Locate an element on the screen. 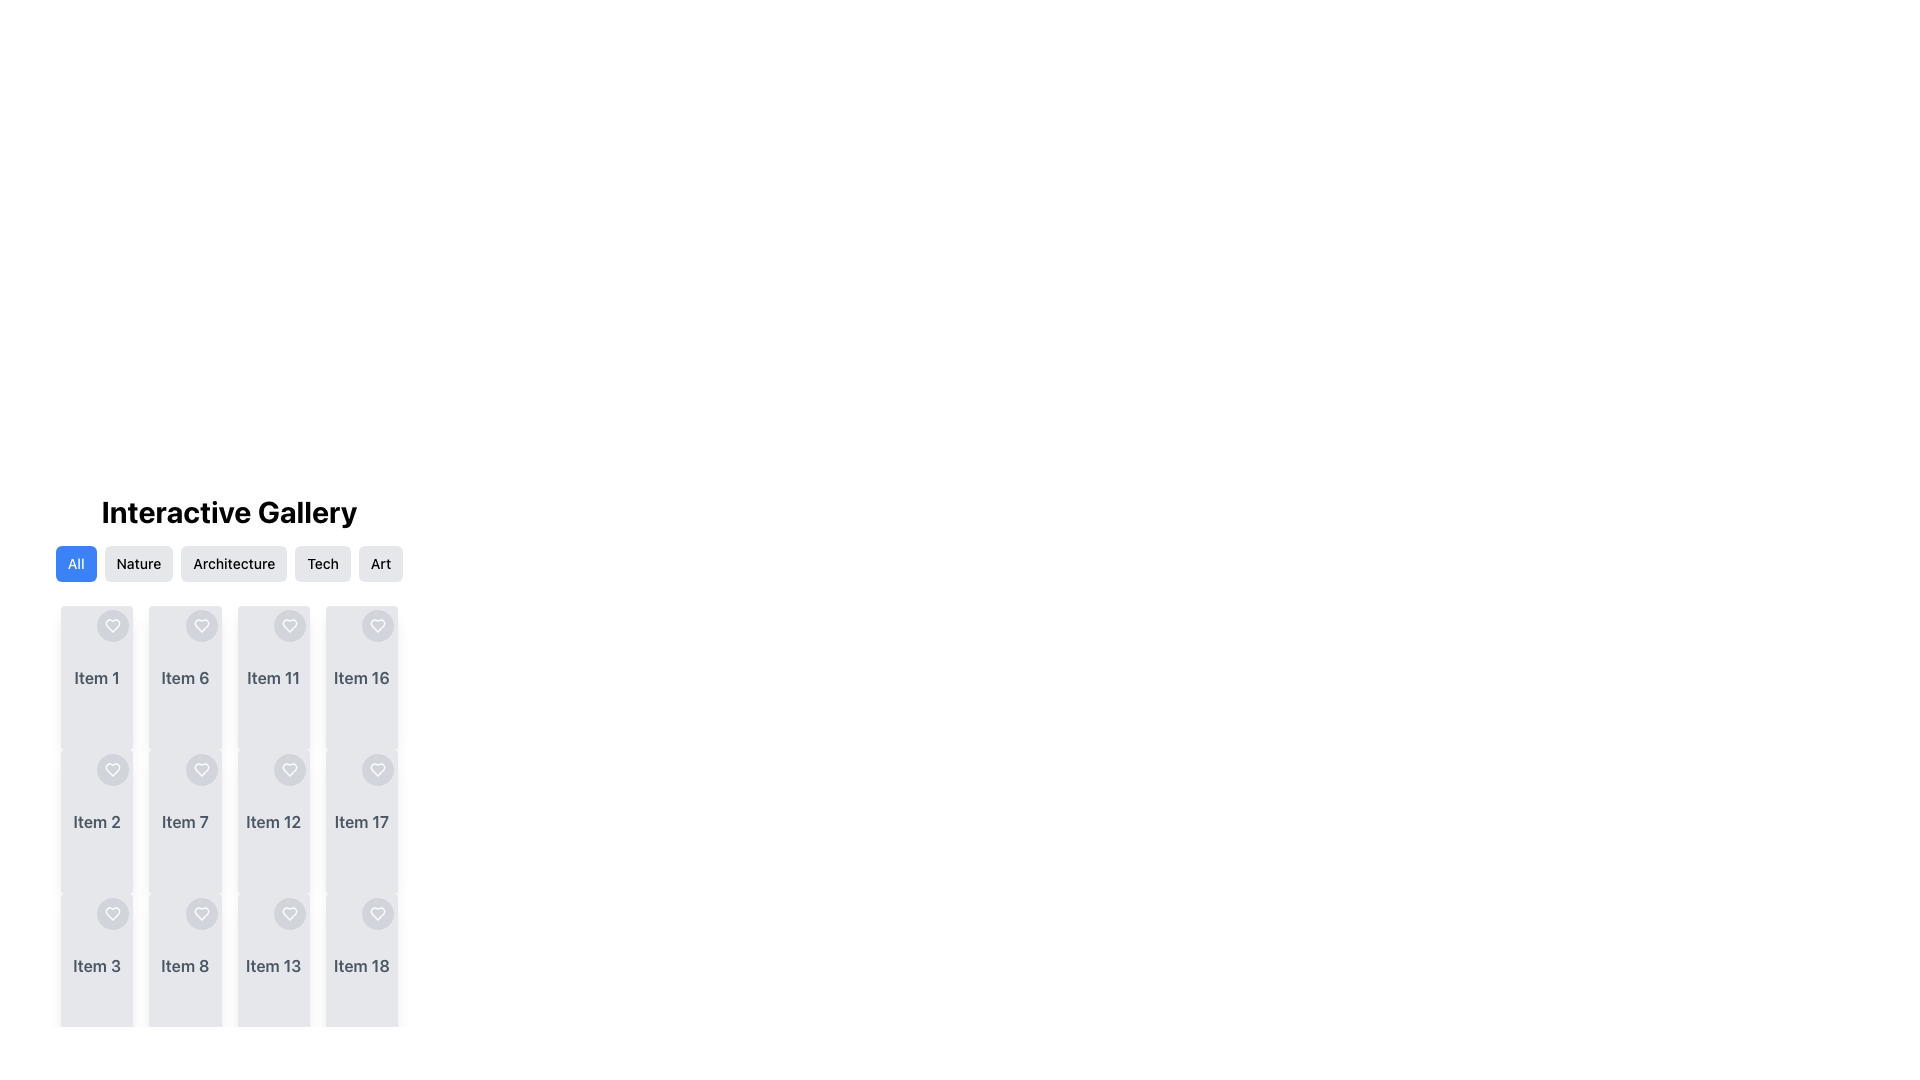 The width and height of the screenshot is (1920, 1080). the actionable text within the button that reveals more detailed information about 'Item 11' is located at coordinates (281, 677).